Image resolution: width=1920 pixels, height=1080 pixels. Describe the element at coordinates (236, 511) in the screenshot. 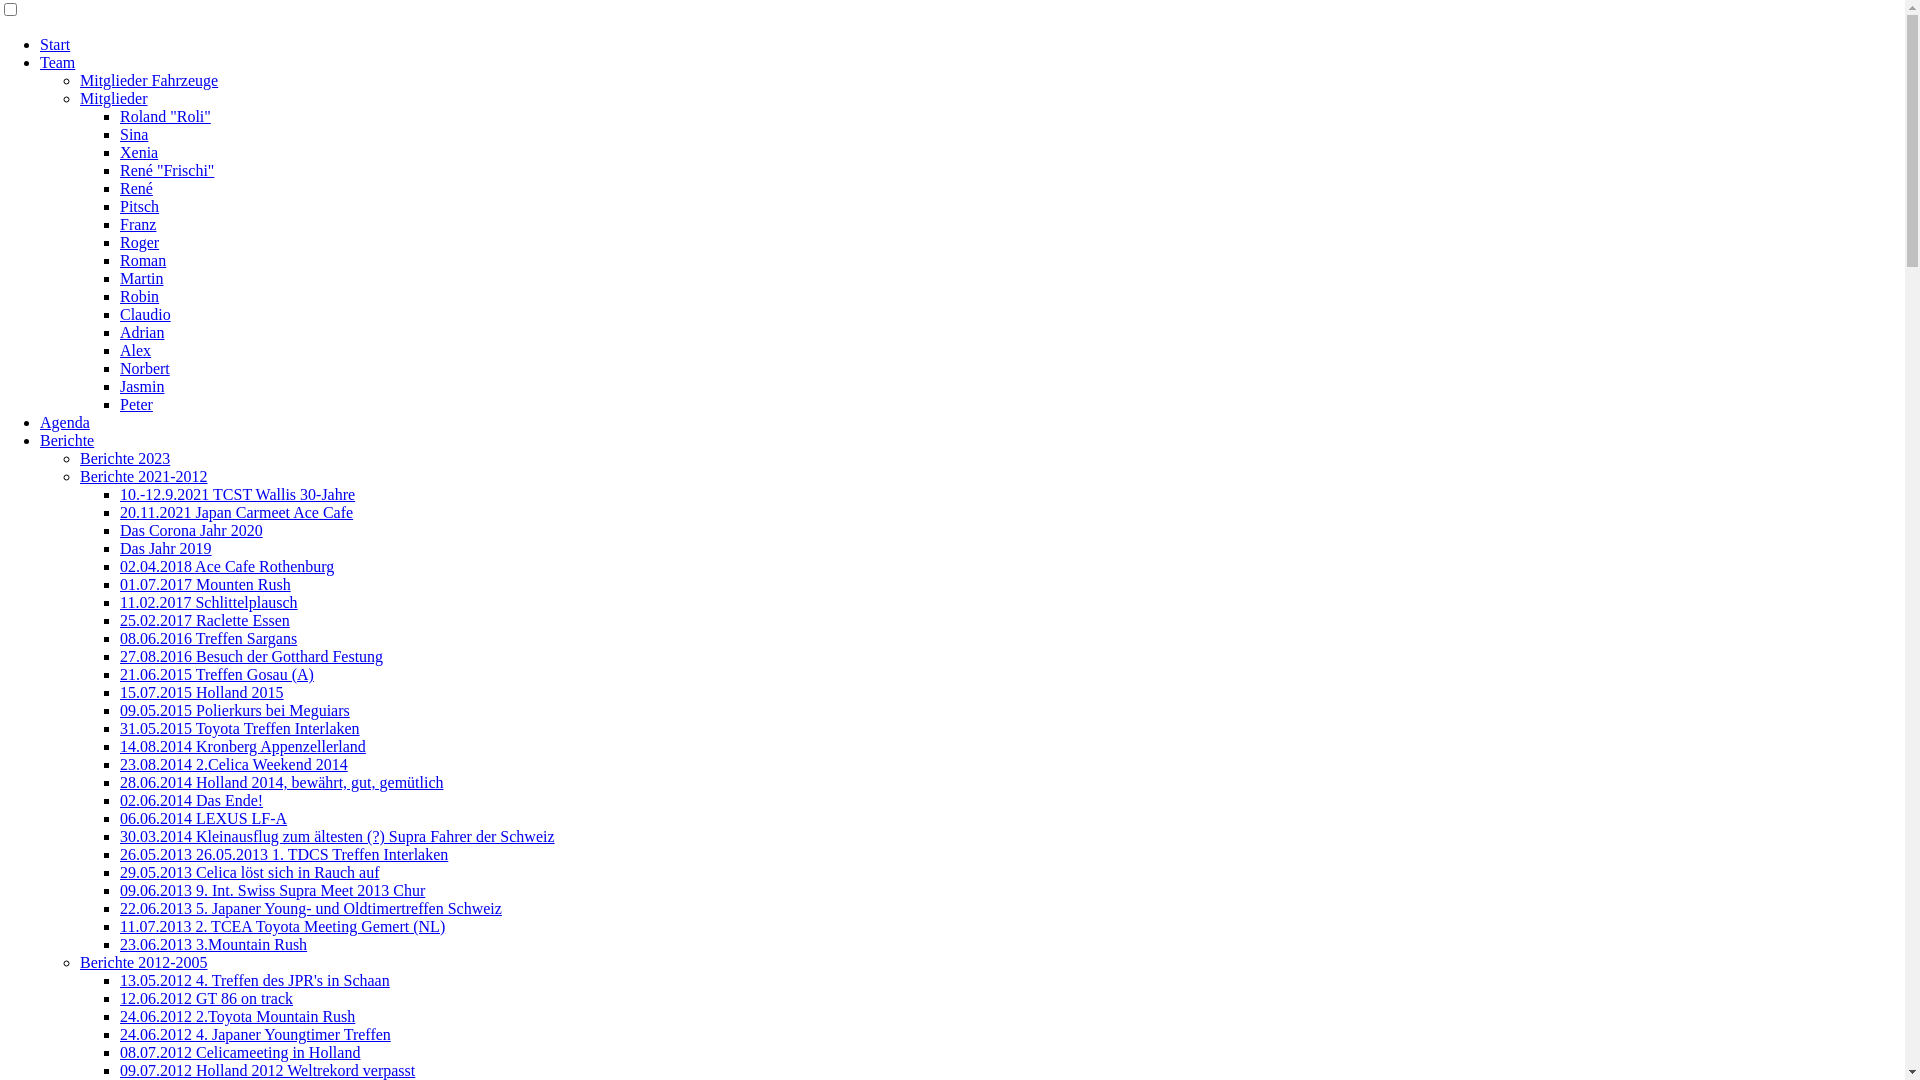

I see `'20.11.2021 Japan Carmeet Ace Cafe'` at that location.